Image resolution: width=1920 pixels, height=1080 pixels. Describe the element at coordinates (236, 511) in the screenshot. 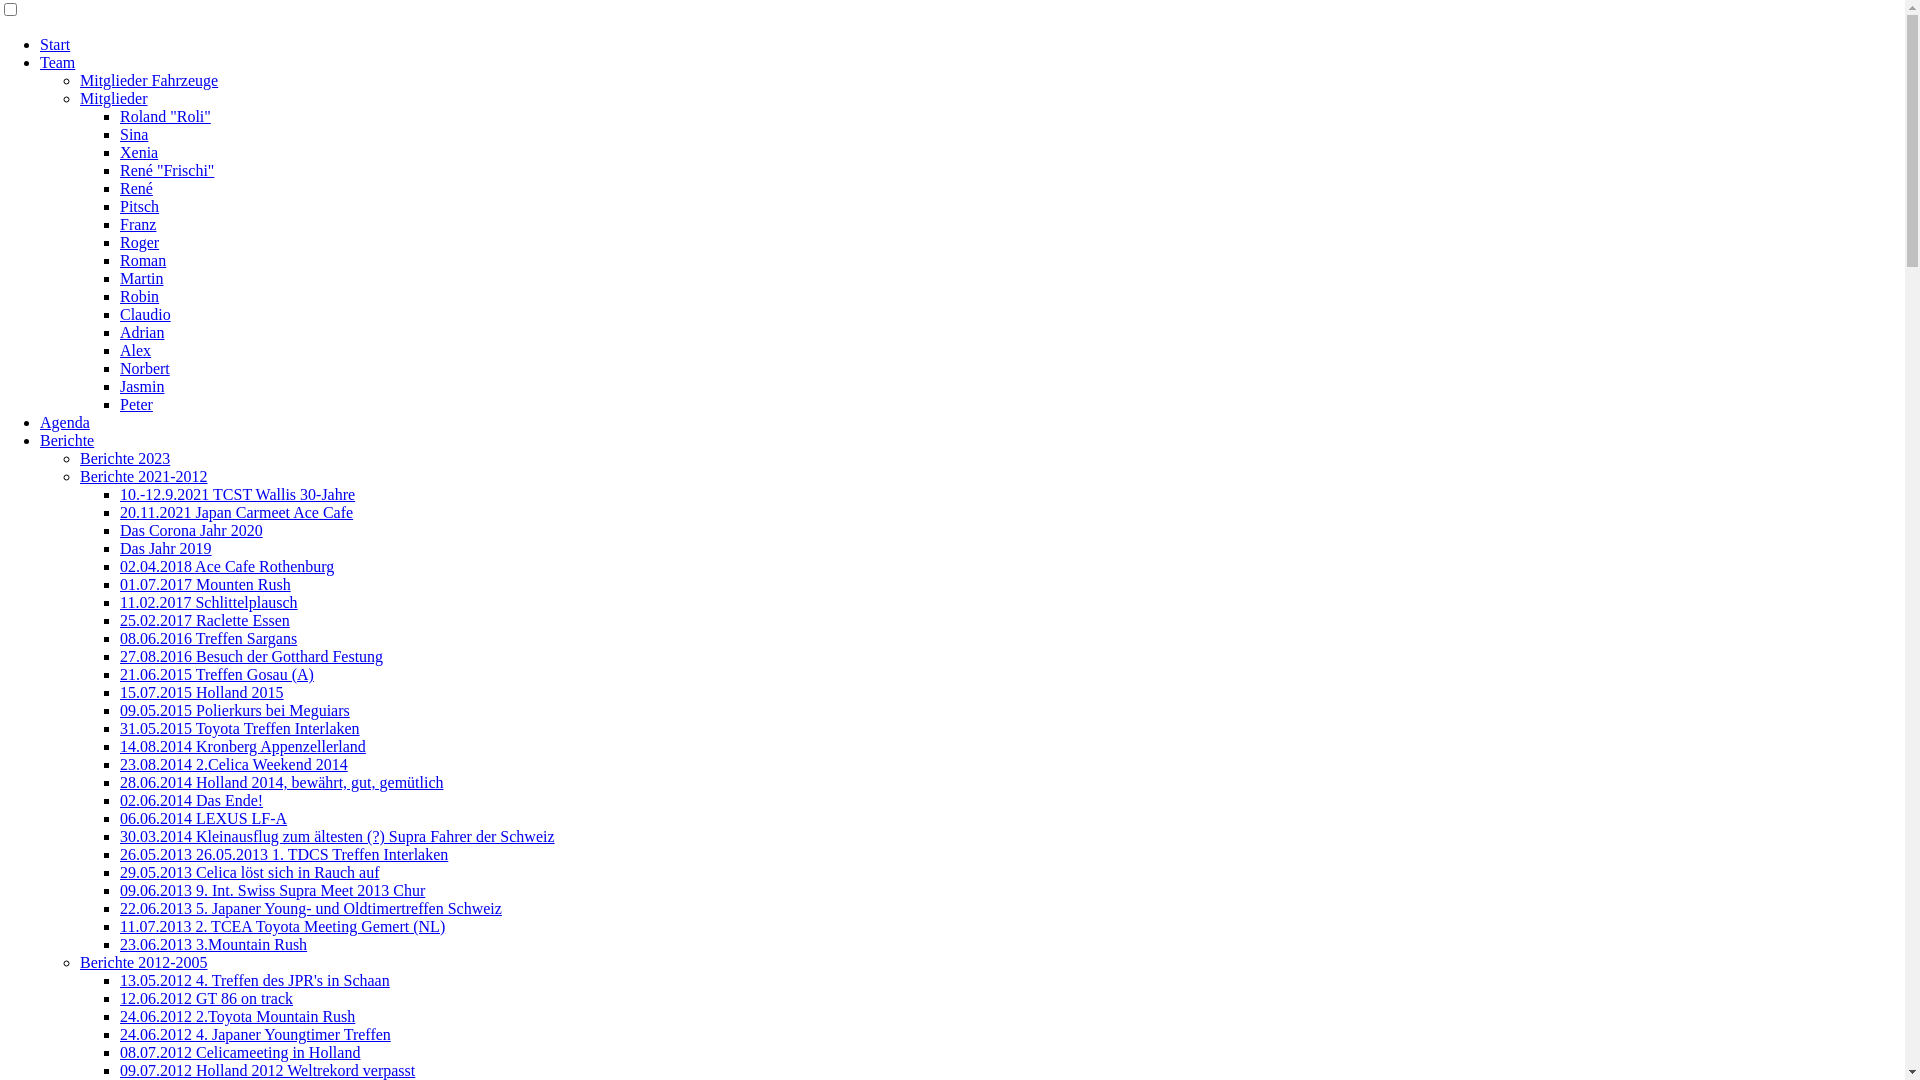

I see `'20.11.2021 Japan Carmeet Ace Cafe'` at that location.